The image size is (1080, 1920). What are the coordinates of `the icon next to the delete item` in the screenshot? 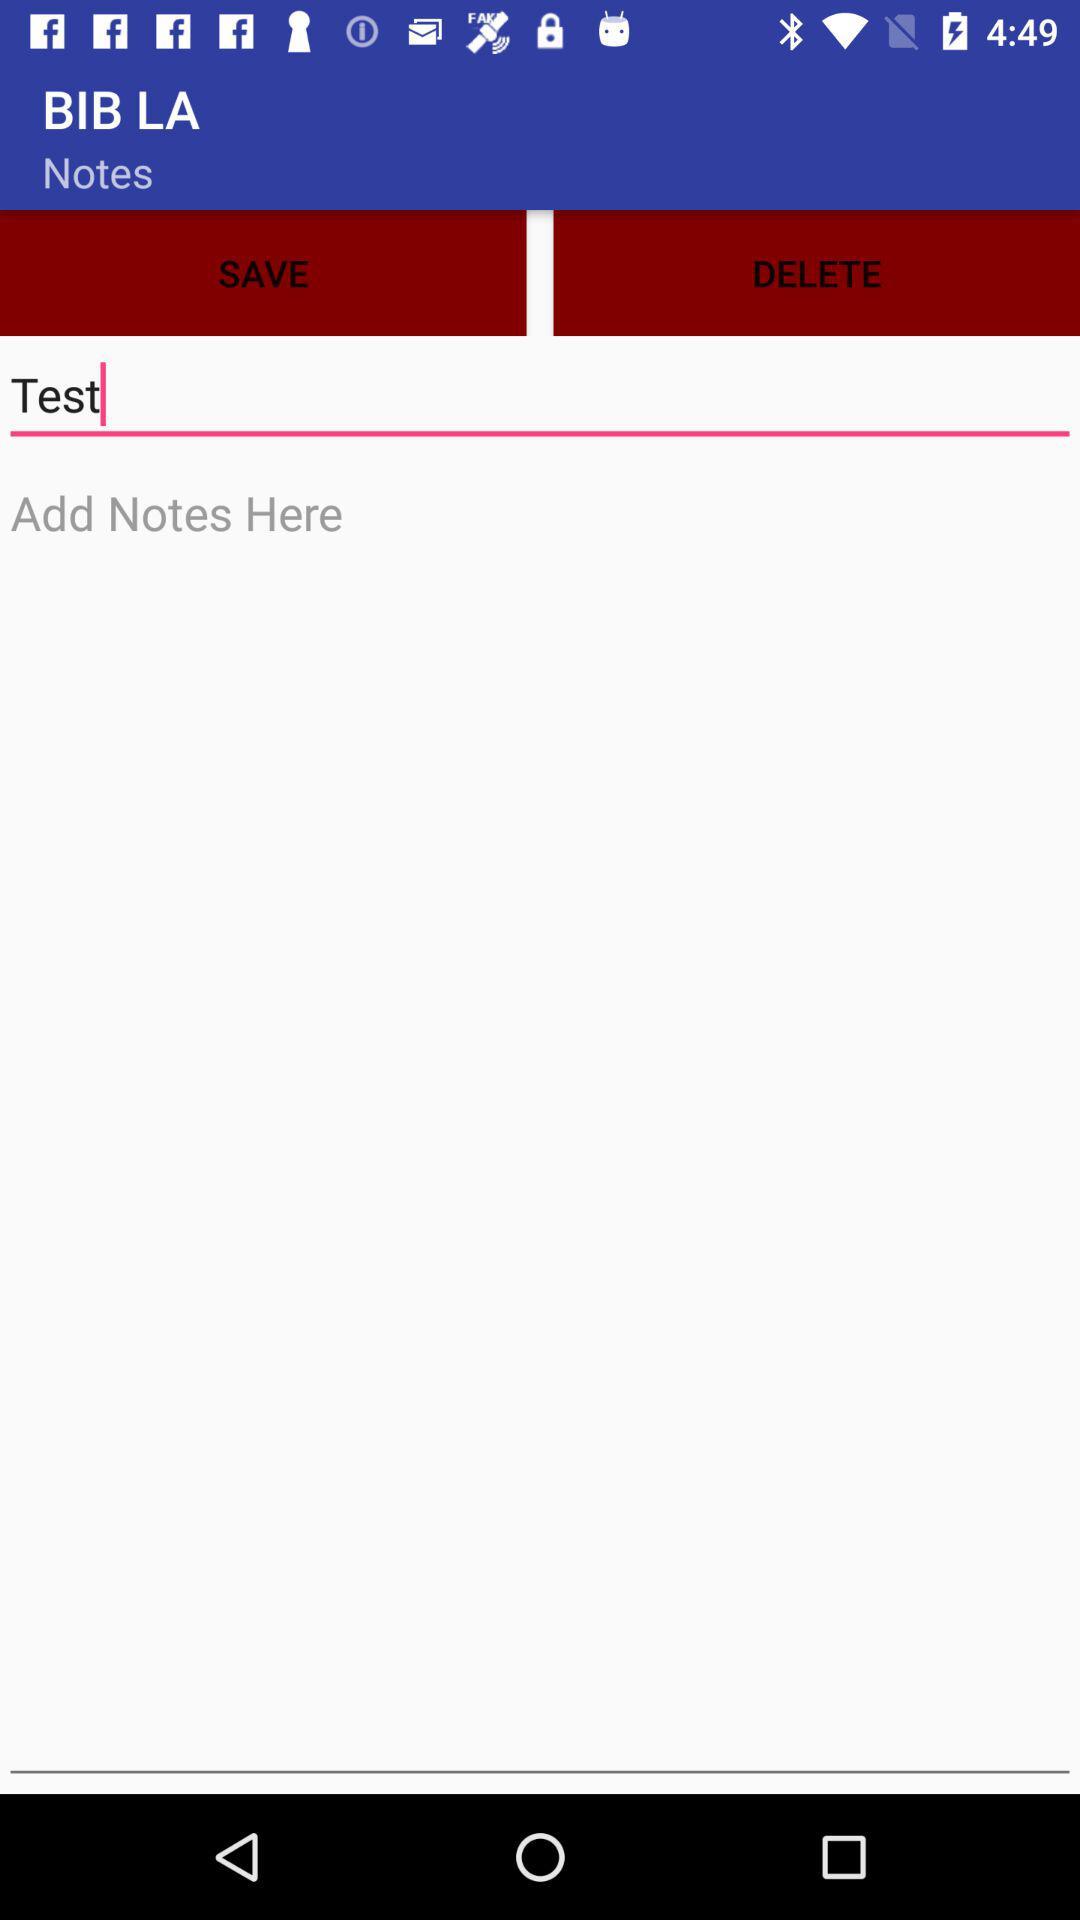 It's located at (262, 272).